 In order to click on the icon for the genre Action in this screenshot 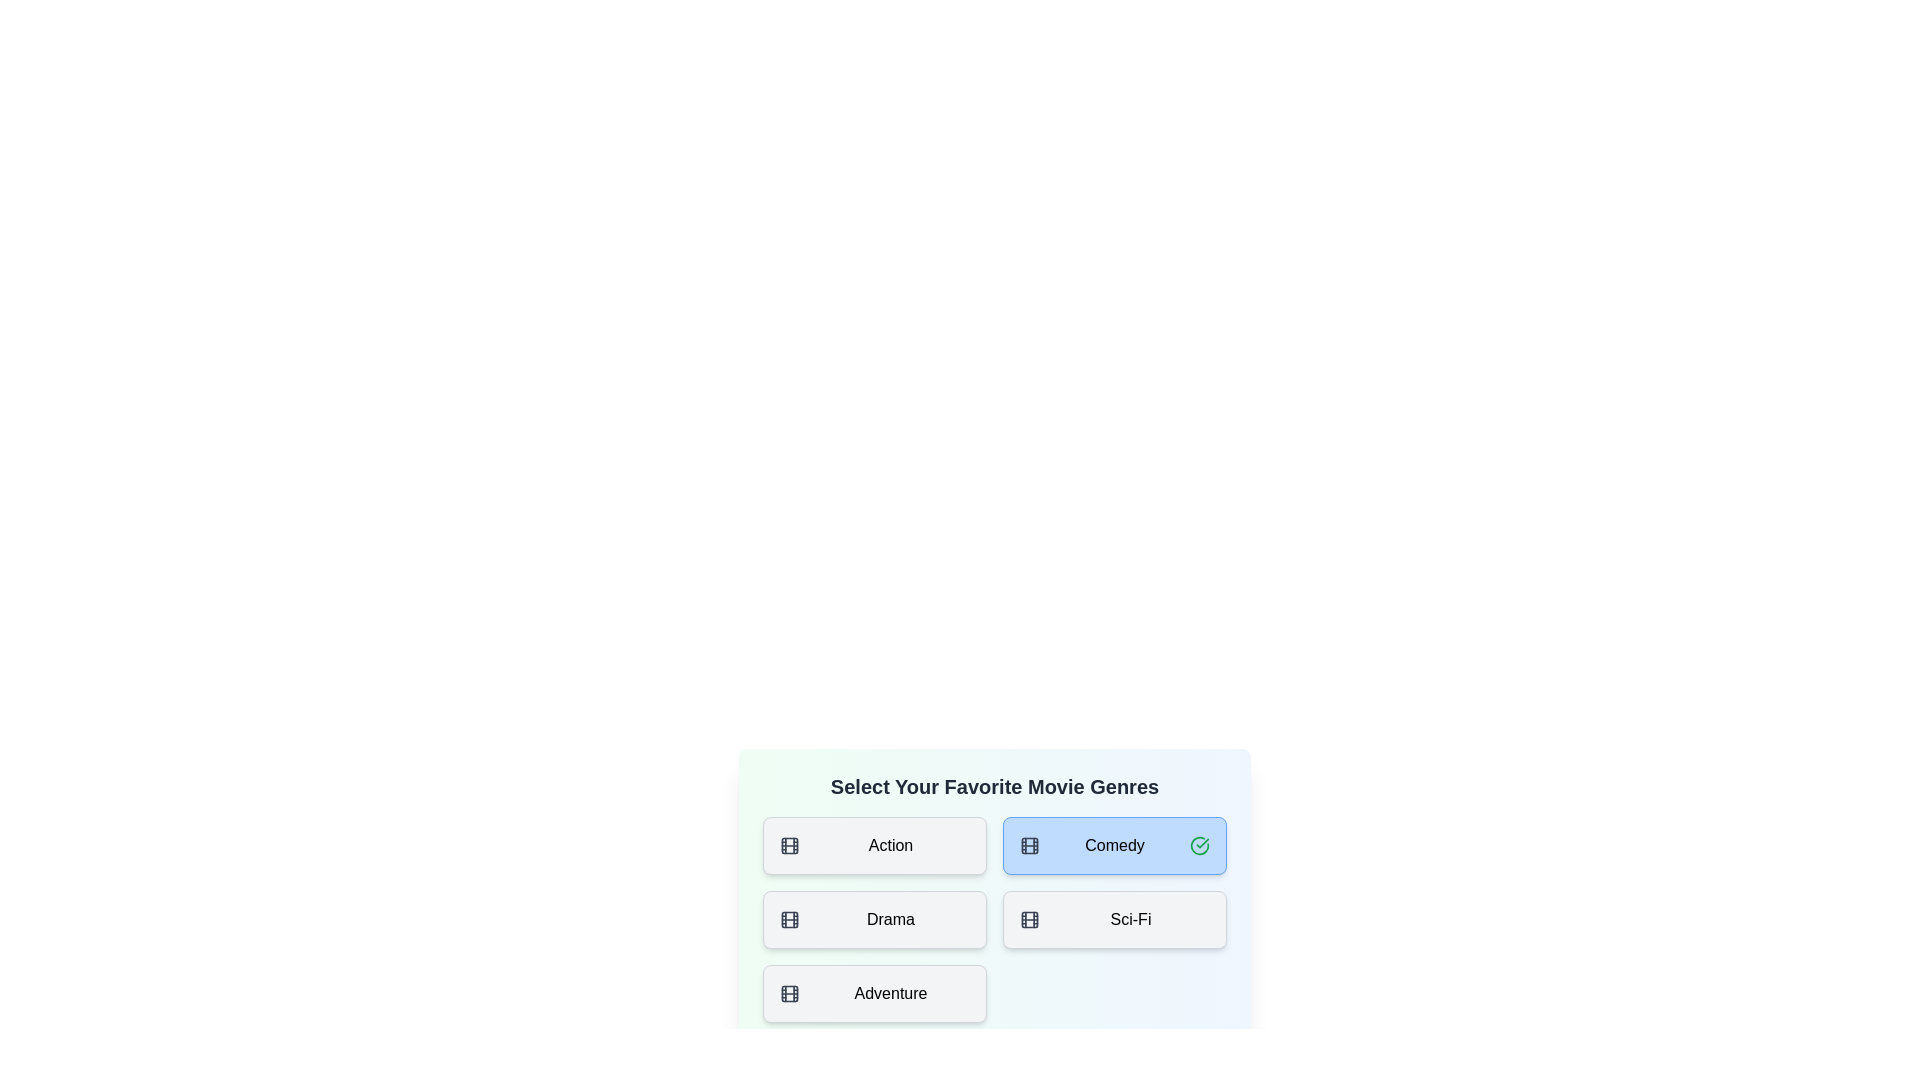, I will do `click(789, 845)`.